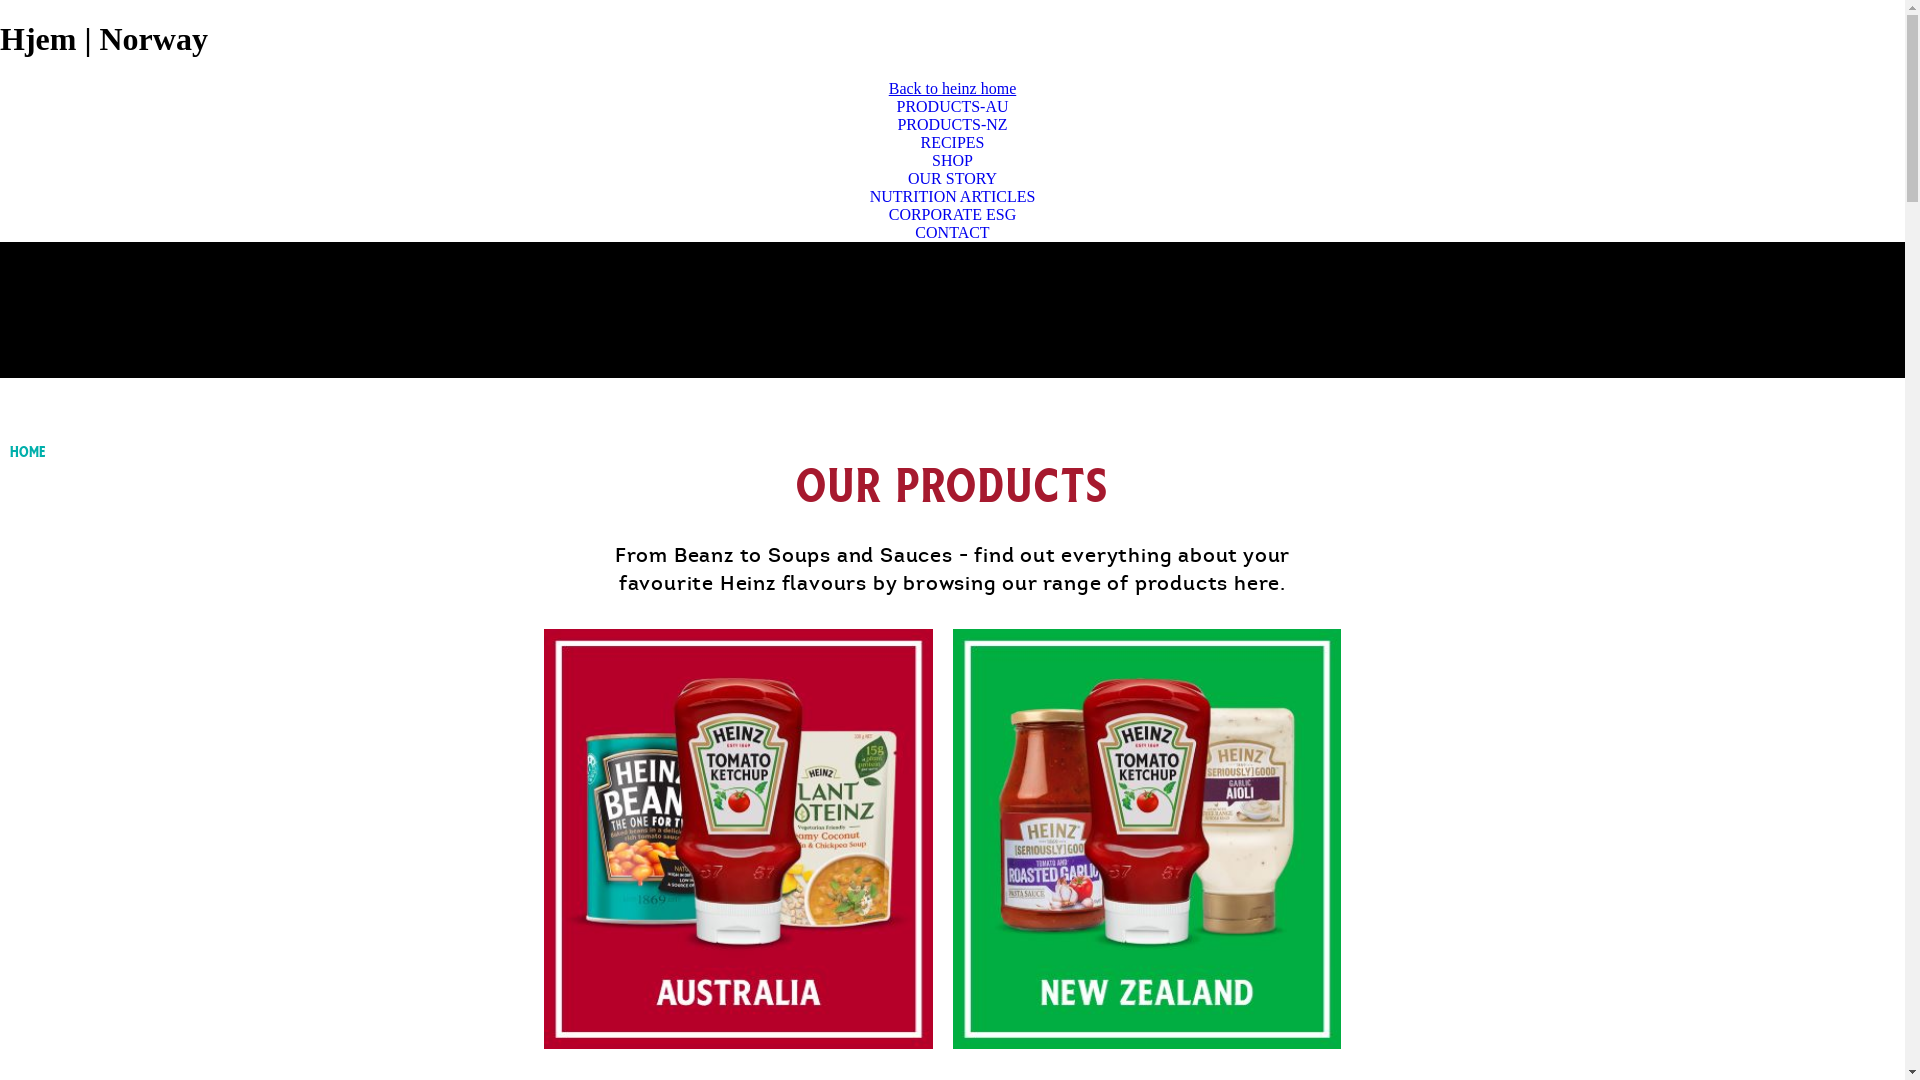 This screenshot has width=1920, height=1080. What do you see at coordinates (951, 196) in the screenshot?
I see `'NUTRITION ARTICLES'` at bounding box center [951, 196].